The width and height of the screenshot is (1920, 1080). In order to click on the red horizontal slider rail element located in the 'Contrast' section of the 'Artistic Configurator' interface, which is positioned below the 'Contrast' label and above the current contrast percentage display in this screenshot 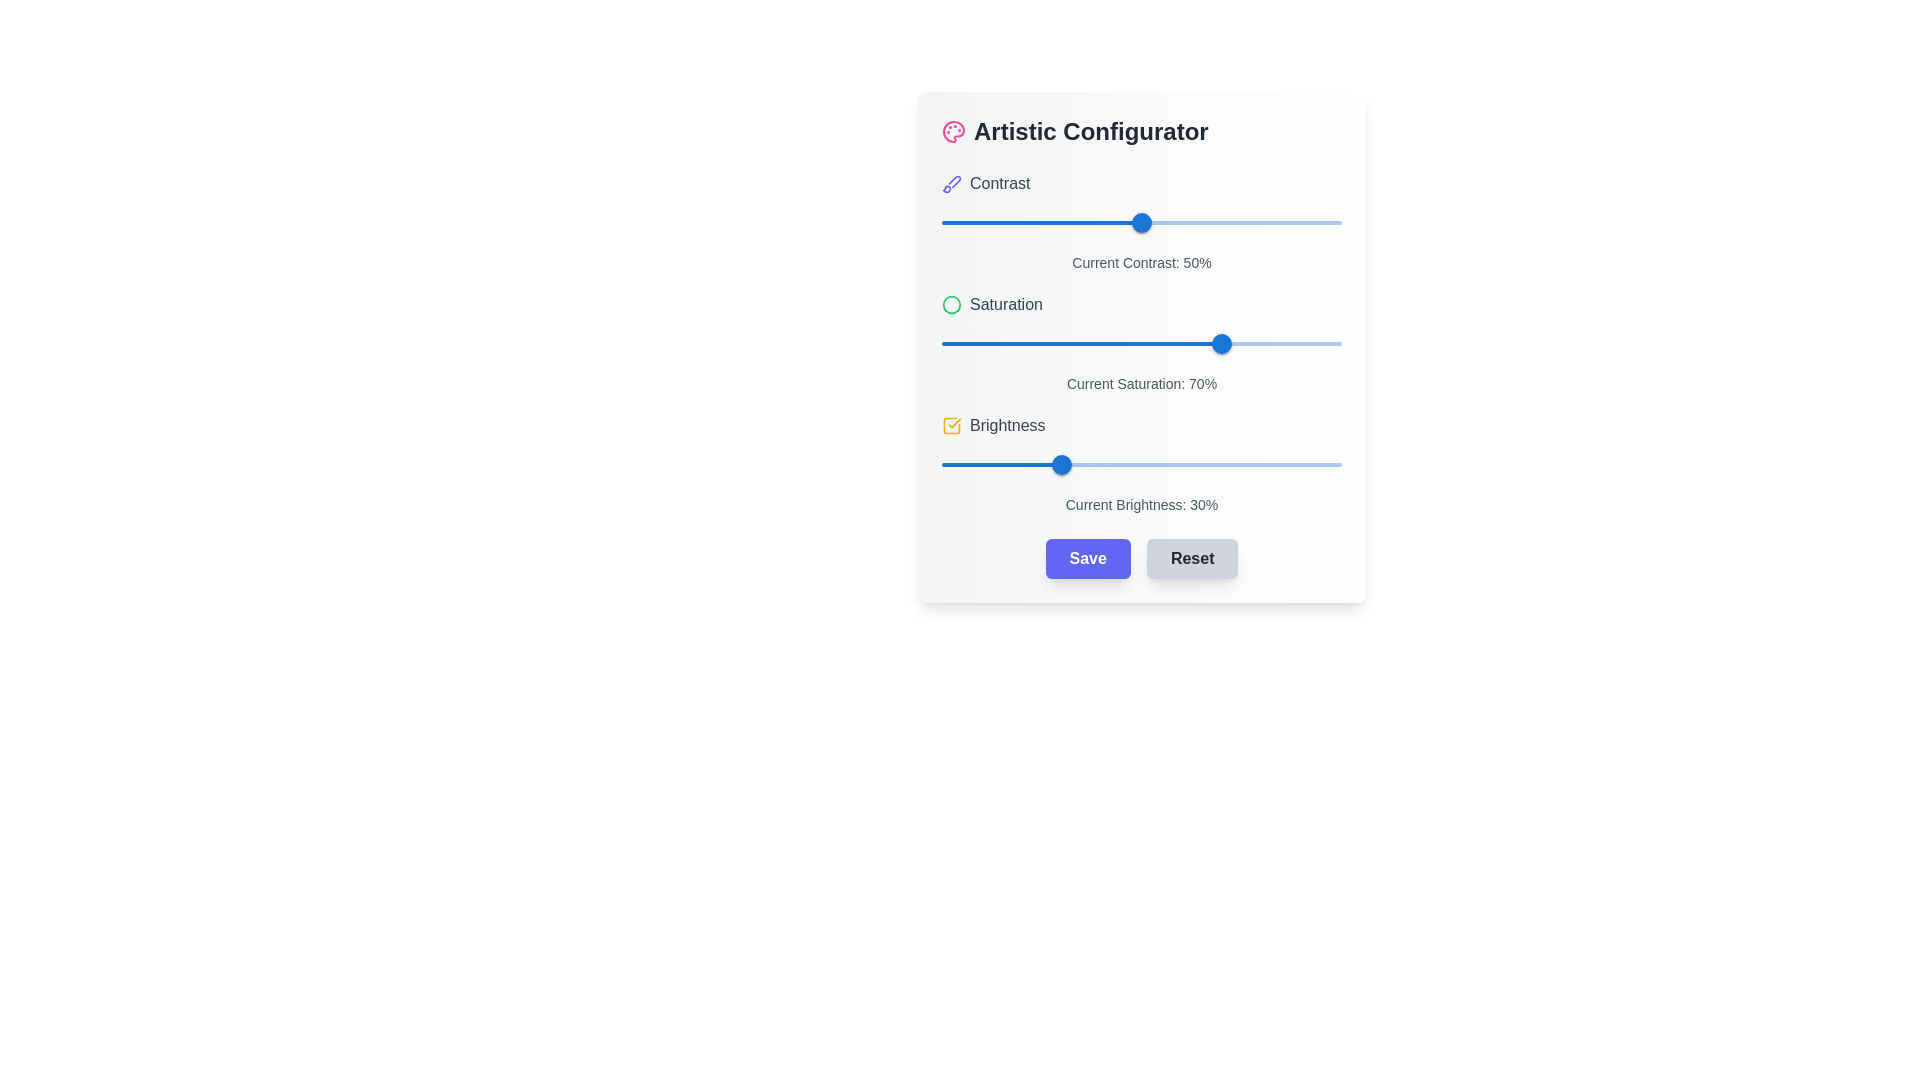, I will do `click(1142, 223)`.